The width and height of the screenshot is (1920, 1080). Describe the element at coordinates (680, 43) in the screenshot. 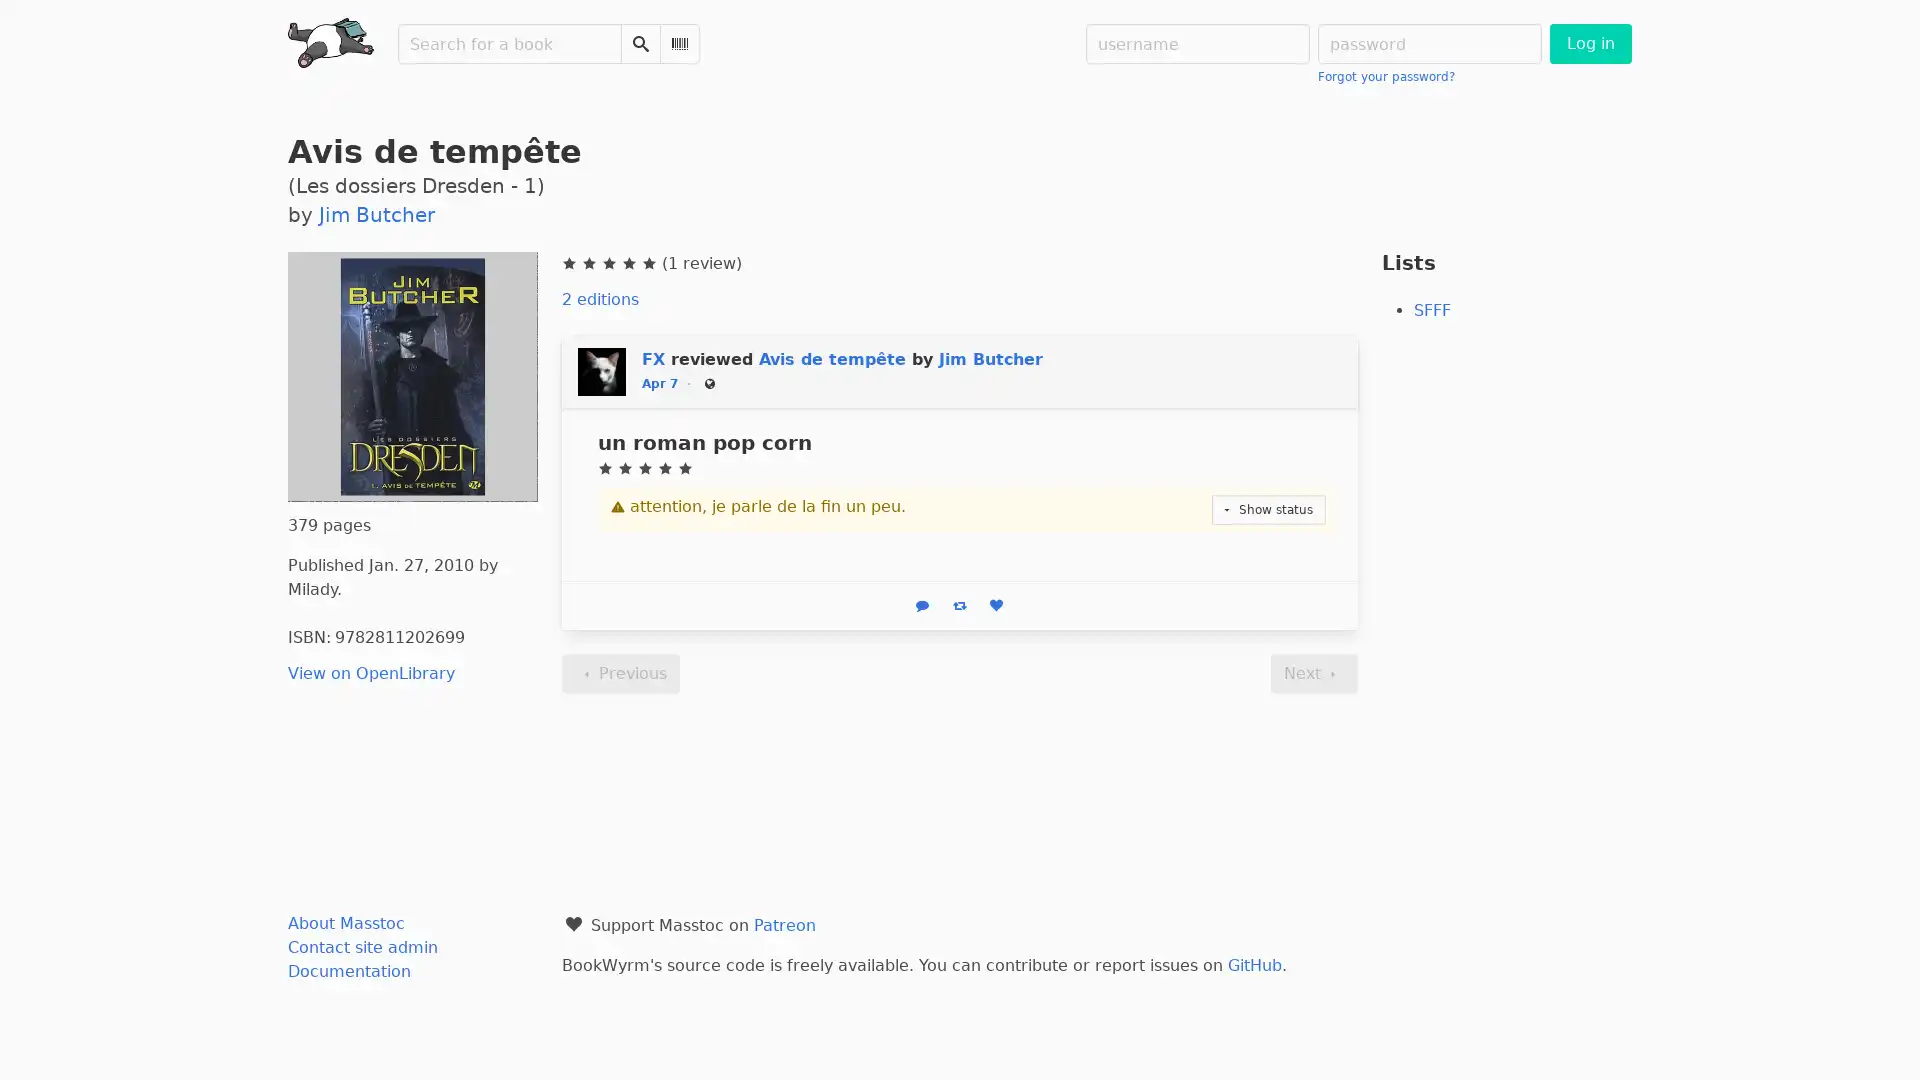

I see `Scan Barcode` at that location.